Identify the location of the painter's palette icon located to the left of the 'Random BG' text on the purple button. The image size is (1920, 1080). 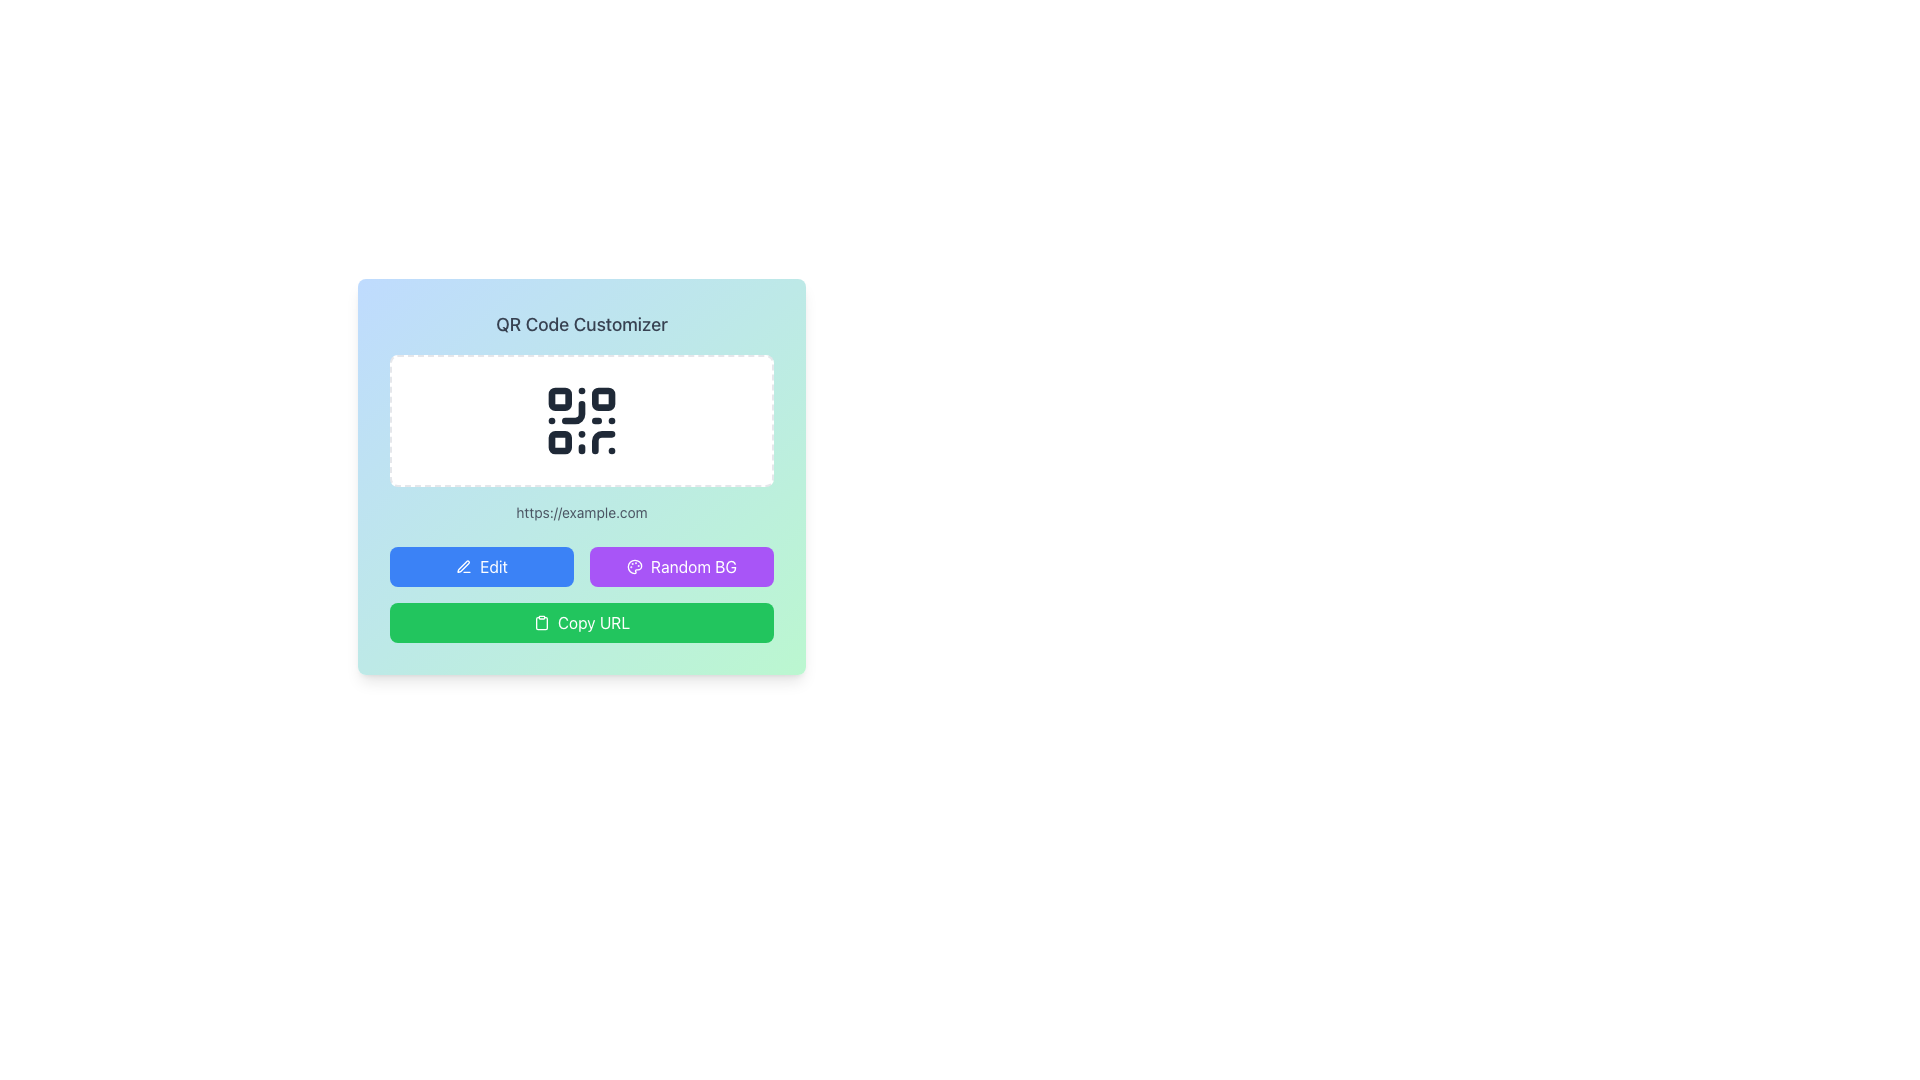
(633, 567).